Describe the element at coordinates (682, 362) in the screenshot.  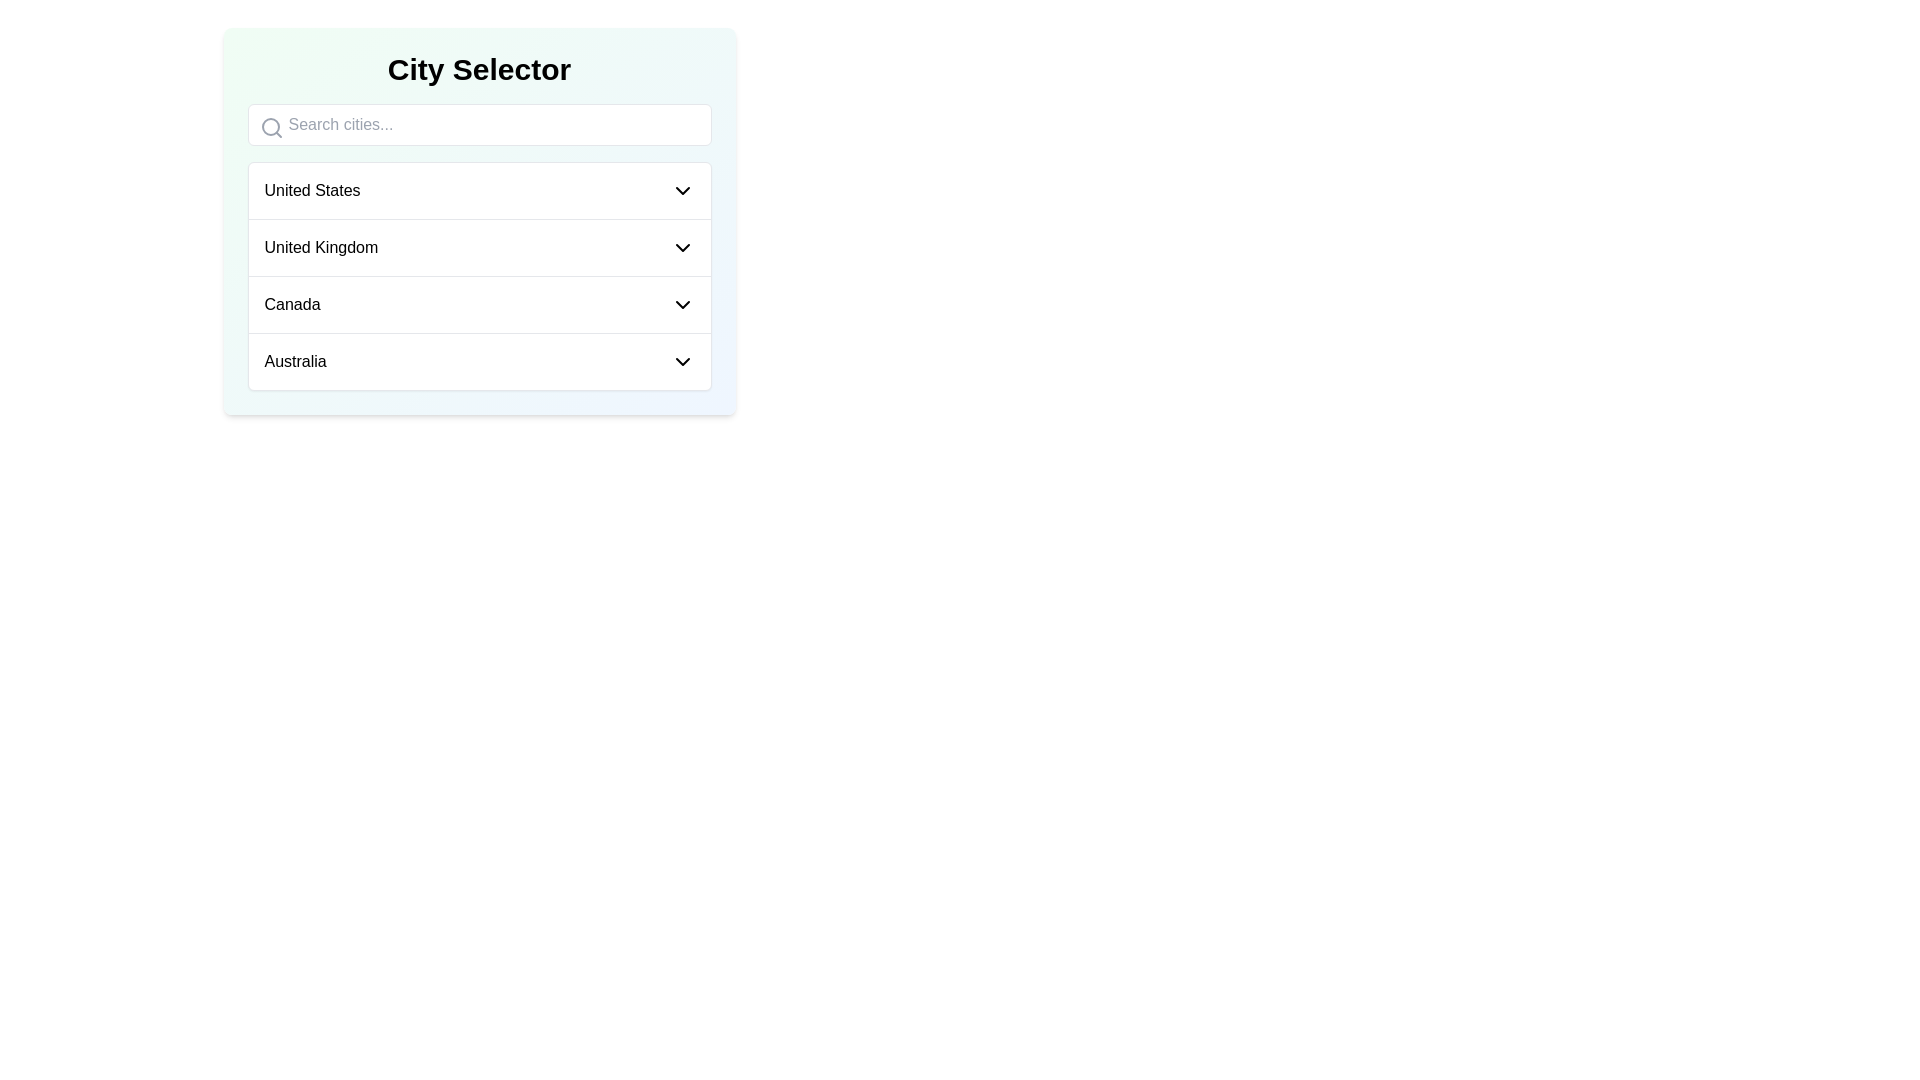
I see `the Dropdown toggle icon with a downward chevron located in the far-right section of the row containing 'Australia'` at that location.